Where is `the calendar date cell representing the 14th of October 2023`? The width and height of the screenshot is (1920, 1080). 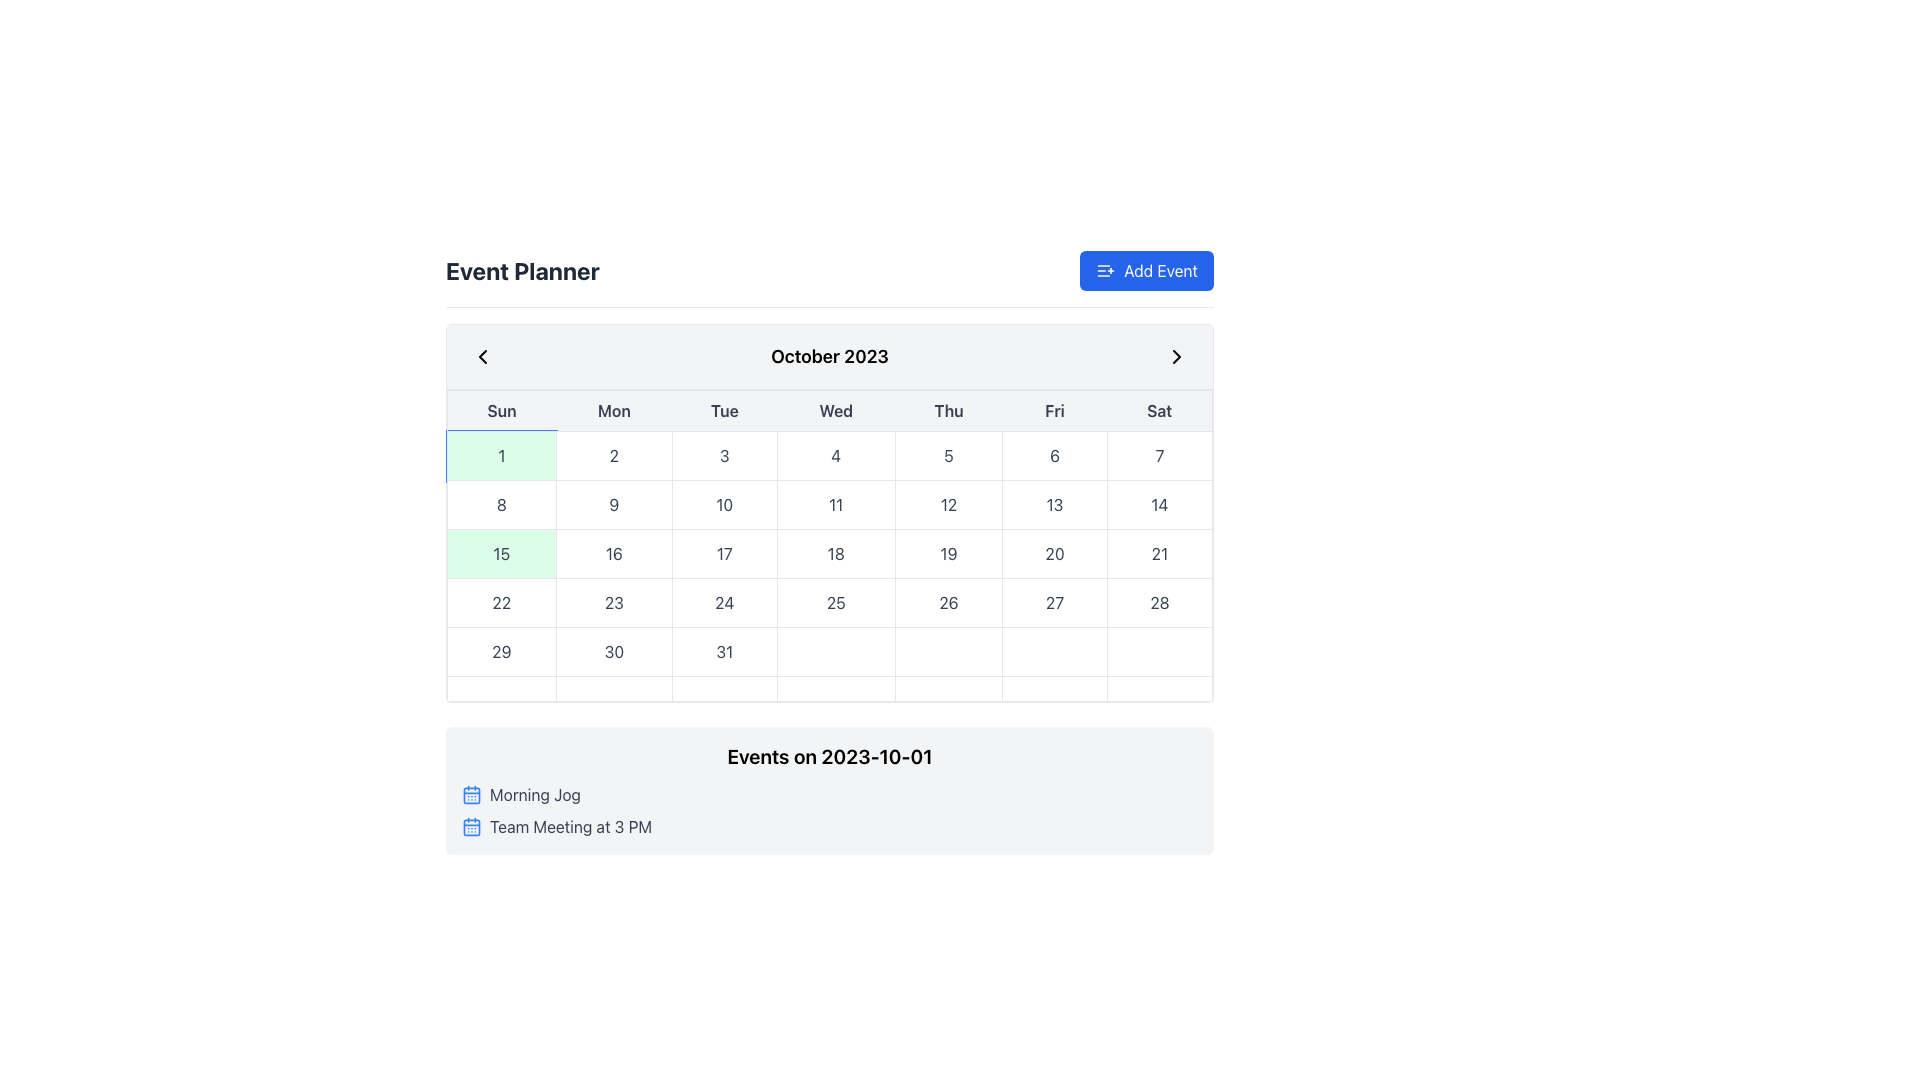
the calendar date cell representing the 14th of October 2023 is located at coordinates (1159, 504).